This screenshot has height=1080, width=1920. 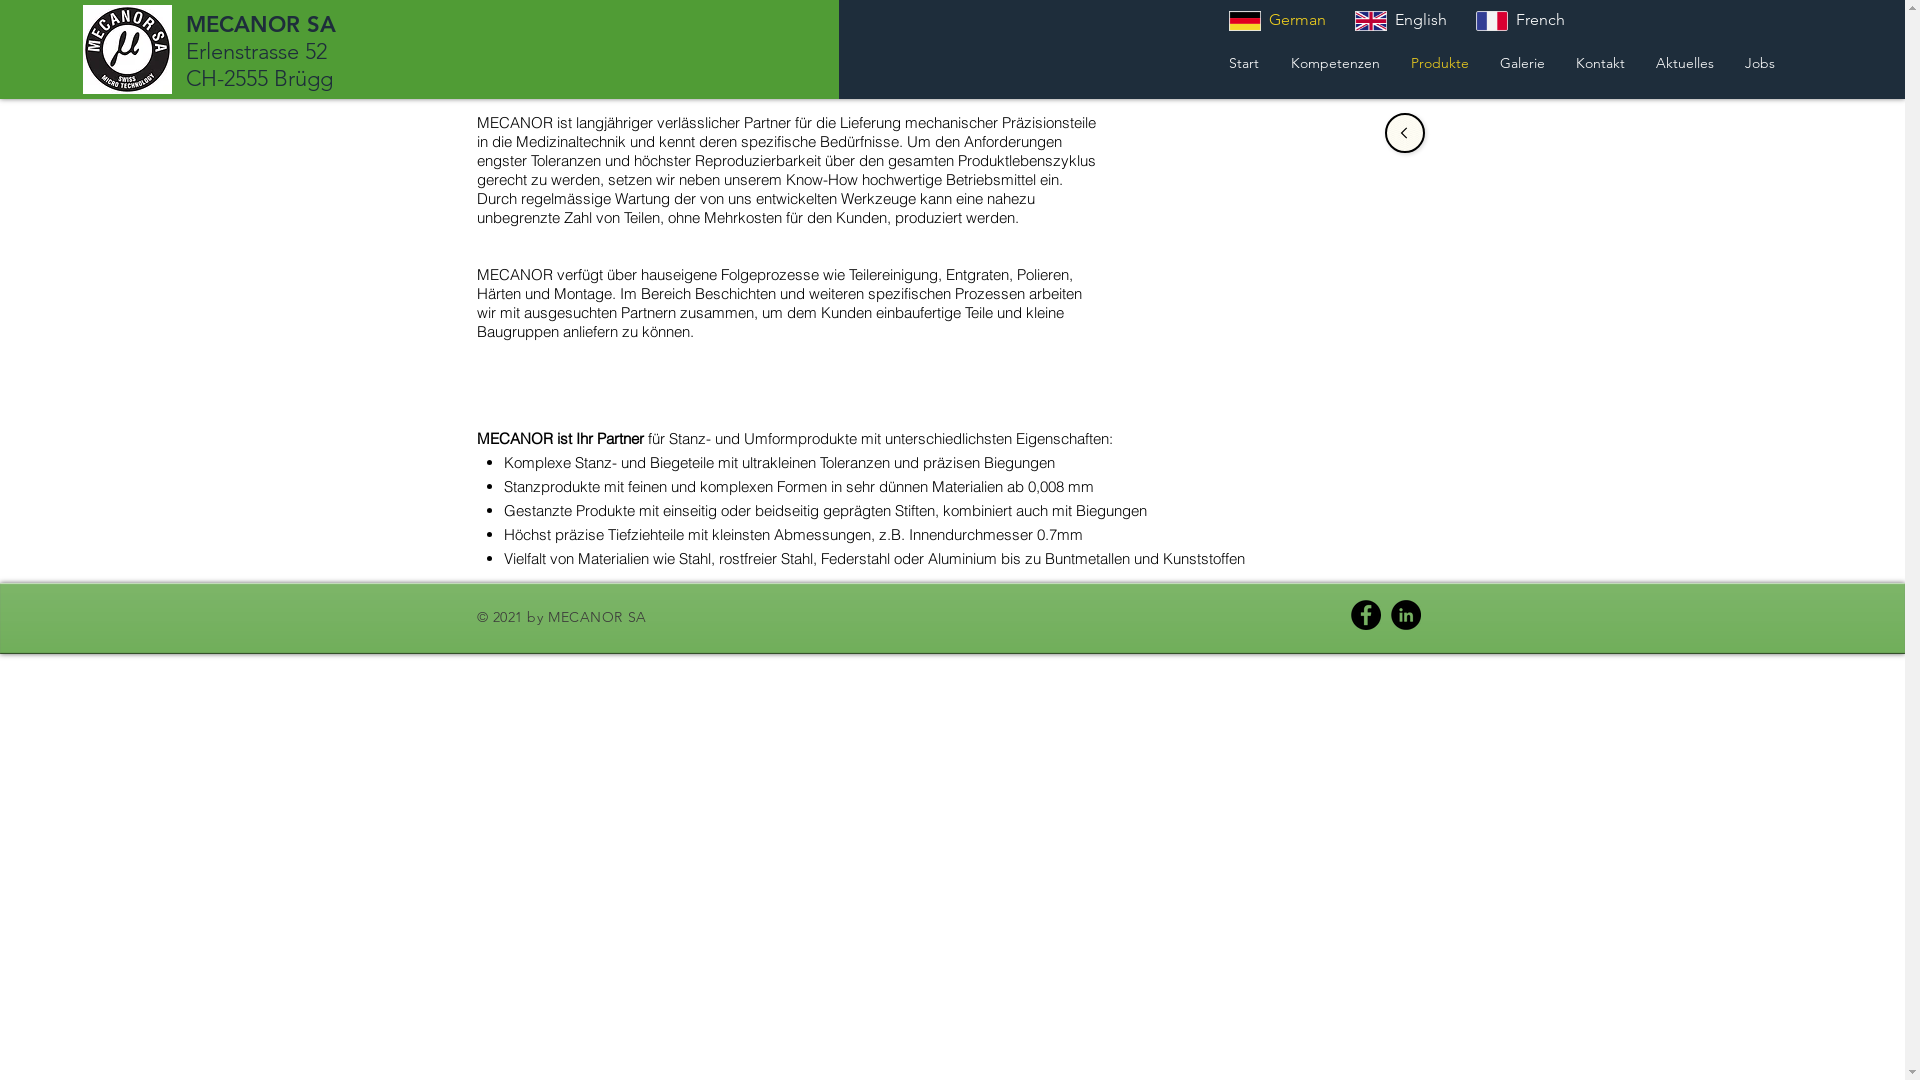 I want to click on 'Galerie', so click(x=1520, y=61).